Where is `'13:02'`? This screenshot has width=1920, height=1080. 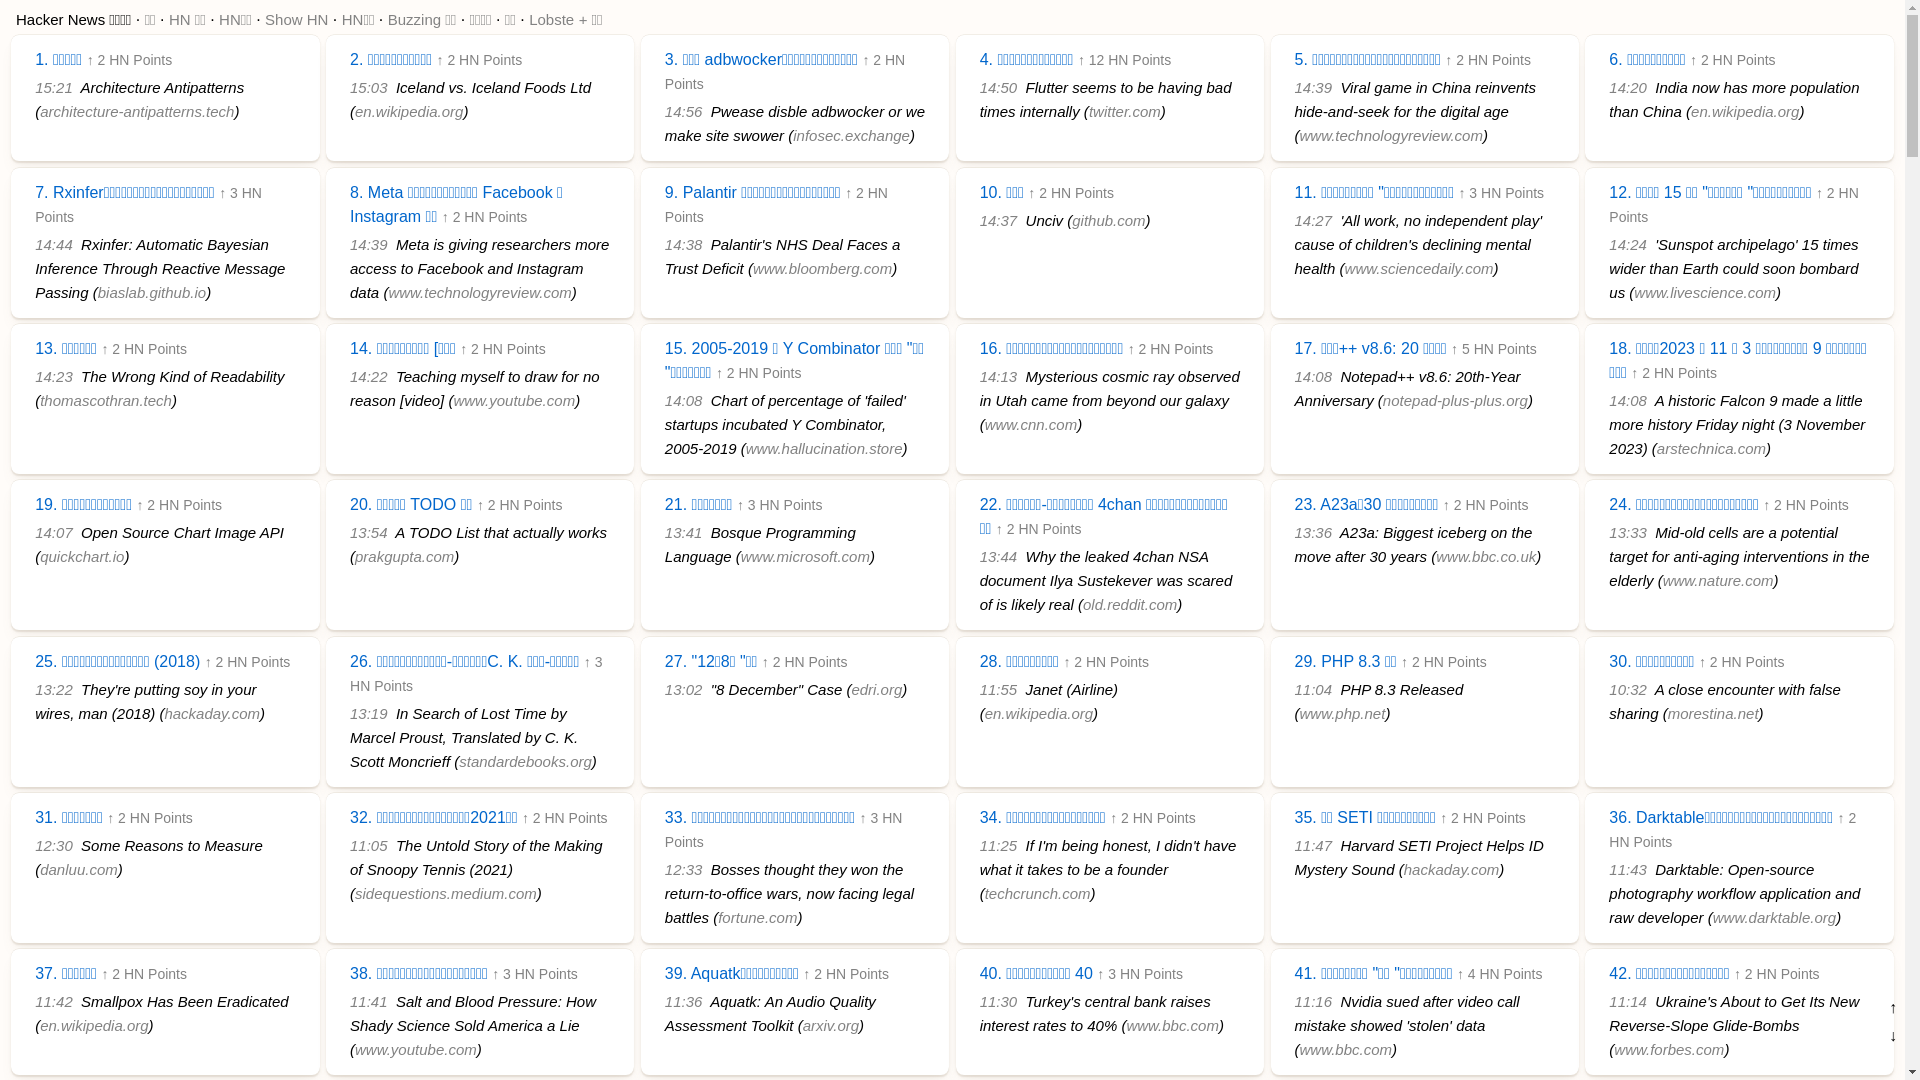 '13:02' is located at coordinates (684, 688).